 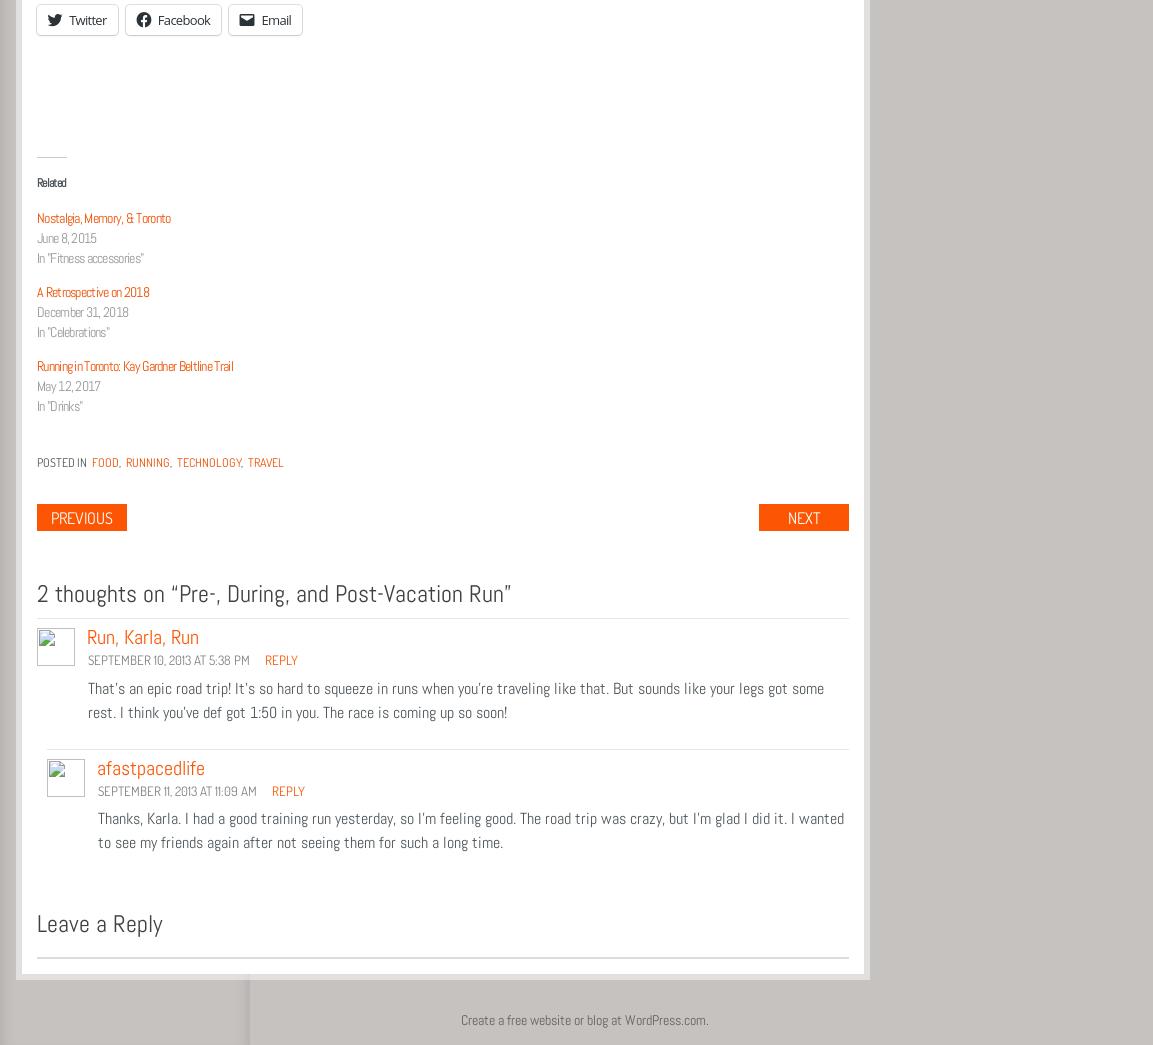 What do you see at coordinates (104, 461) in the screenshot?
I see `'Food'` at bounding box center [104, 461].